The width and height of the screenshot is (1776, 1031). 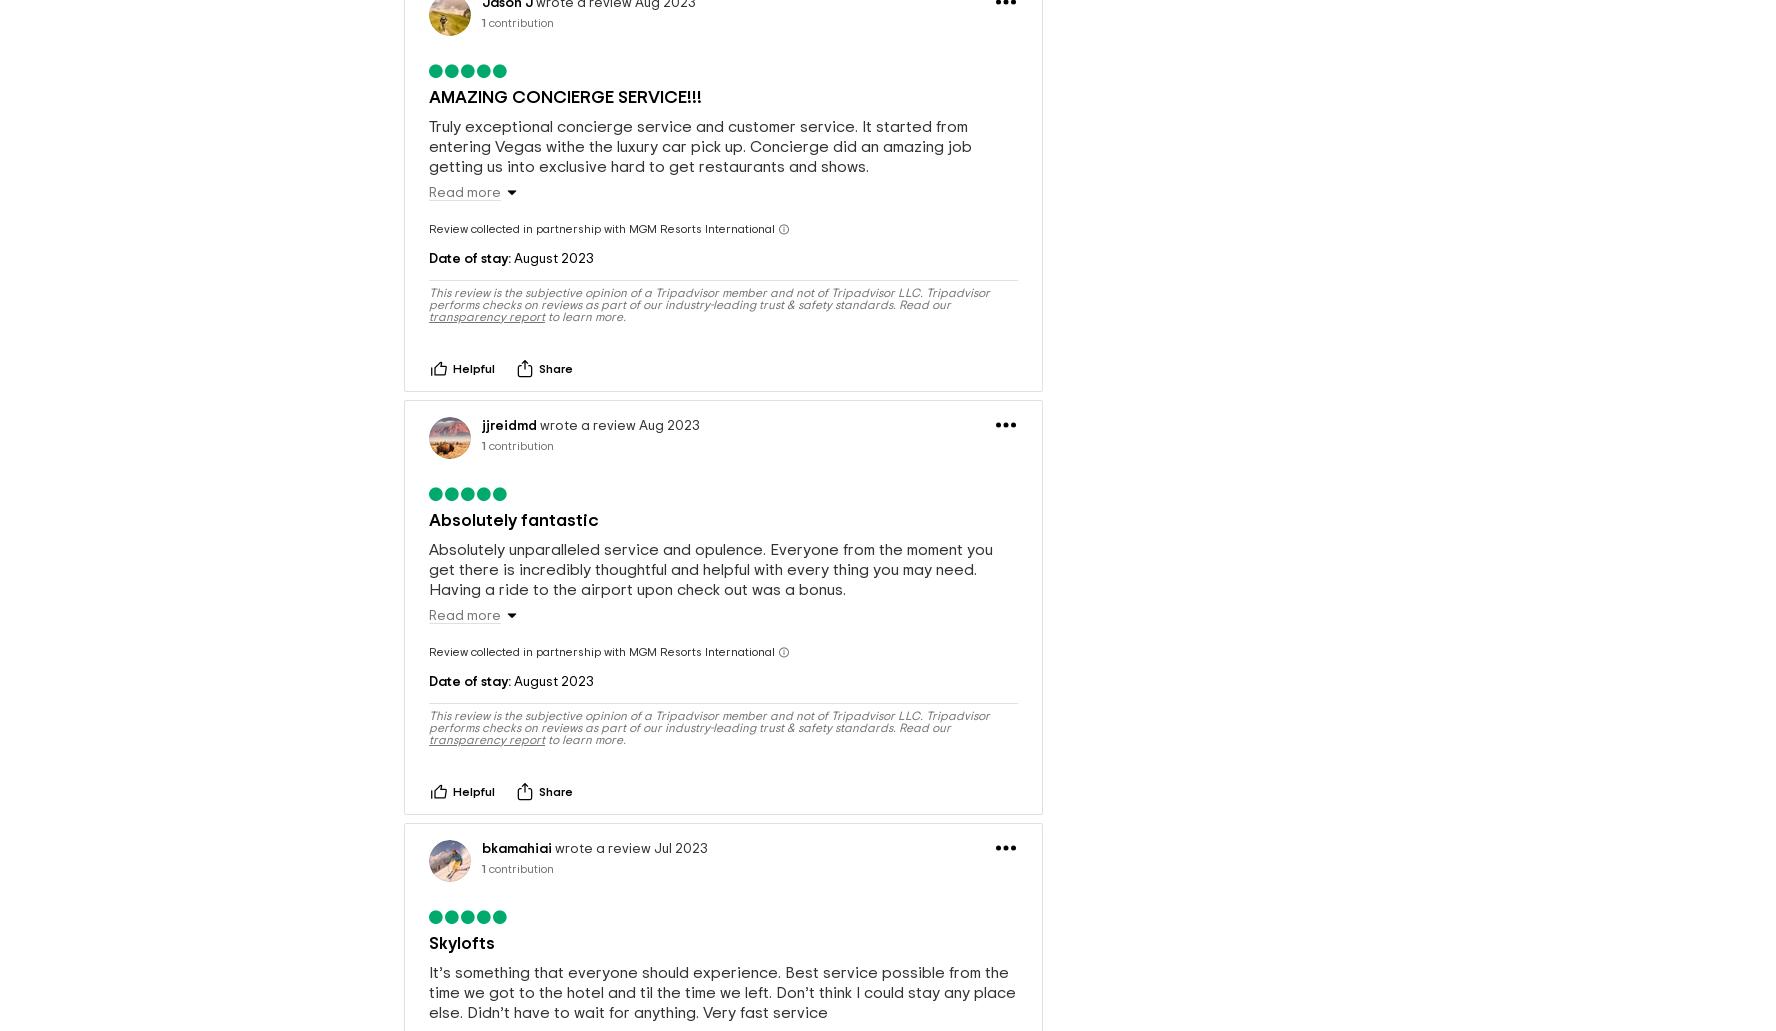 I want to click on 'Truly exceptional concierge service and customer service.  It started from entering Vegas withe the luxury car pick up.  Concierge did an amazing job getting us into exclusive hard to get restaurants and shows.', so click(x=700, y=113).